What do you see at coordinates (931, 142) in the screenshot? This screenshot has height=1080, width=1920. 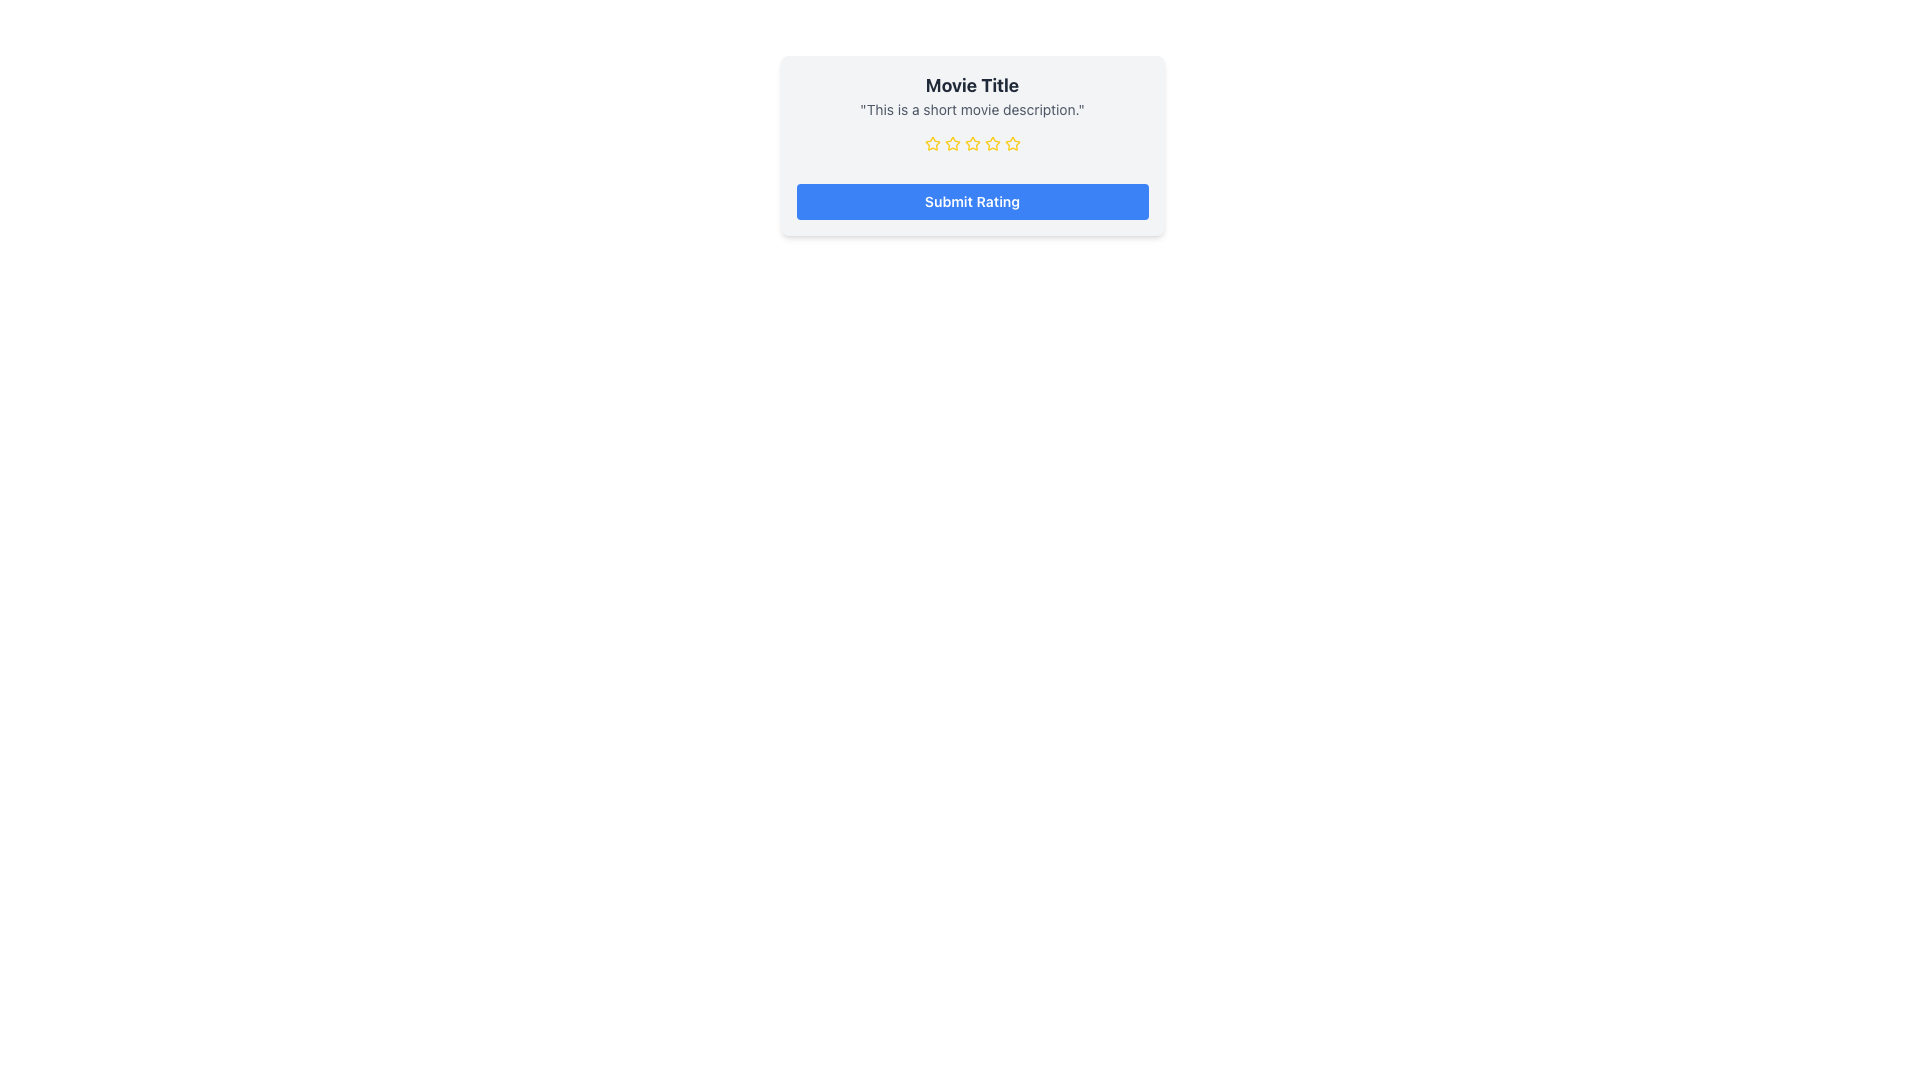 I see `the second yellow star icon` at bounding box center [931, 142].